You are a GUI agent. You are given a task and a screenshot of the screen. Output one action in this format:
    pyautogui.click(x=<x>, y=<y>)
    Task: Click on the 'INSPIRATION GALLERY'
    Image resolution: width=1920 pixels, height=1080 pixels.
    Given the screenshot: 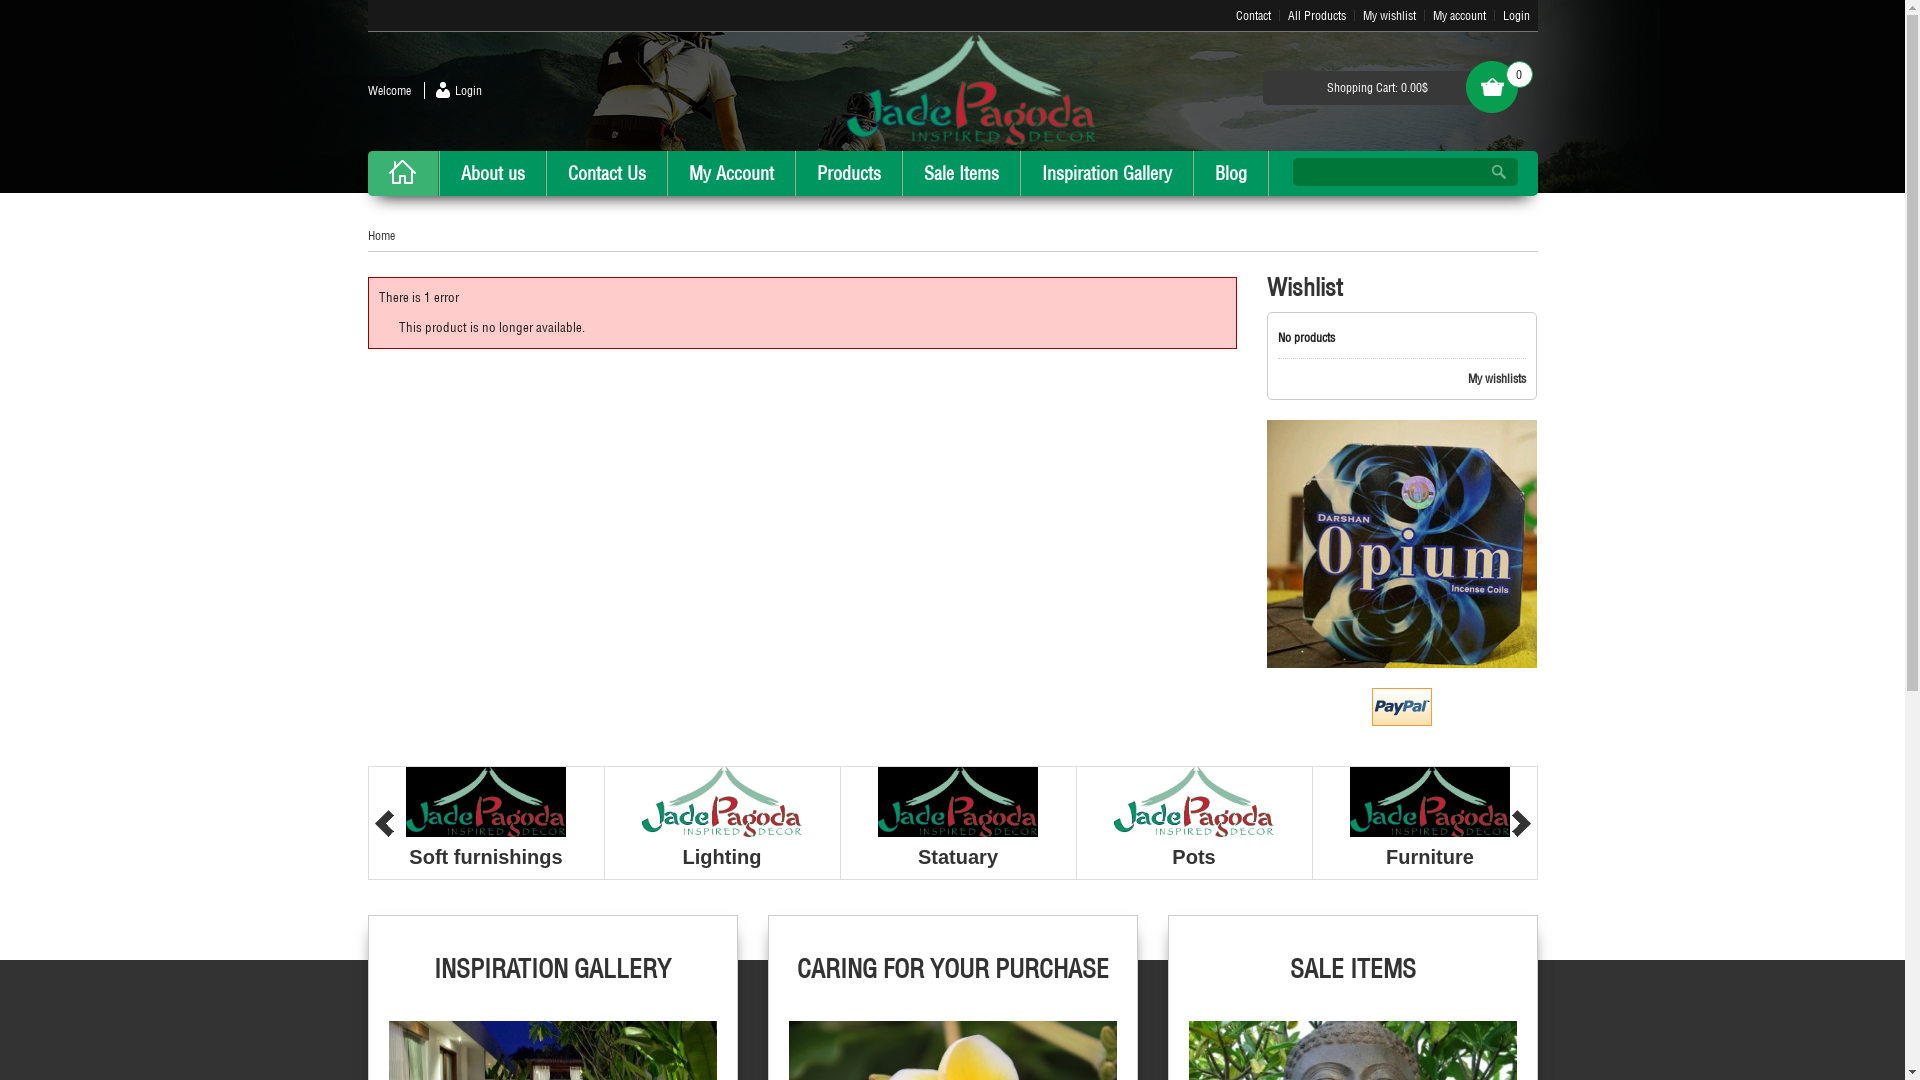 What is the action you would take?
    pyautogui.click(x=552, y=982)
    